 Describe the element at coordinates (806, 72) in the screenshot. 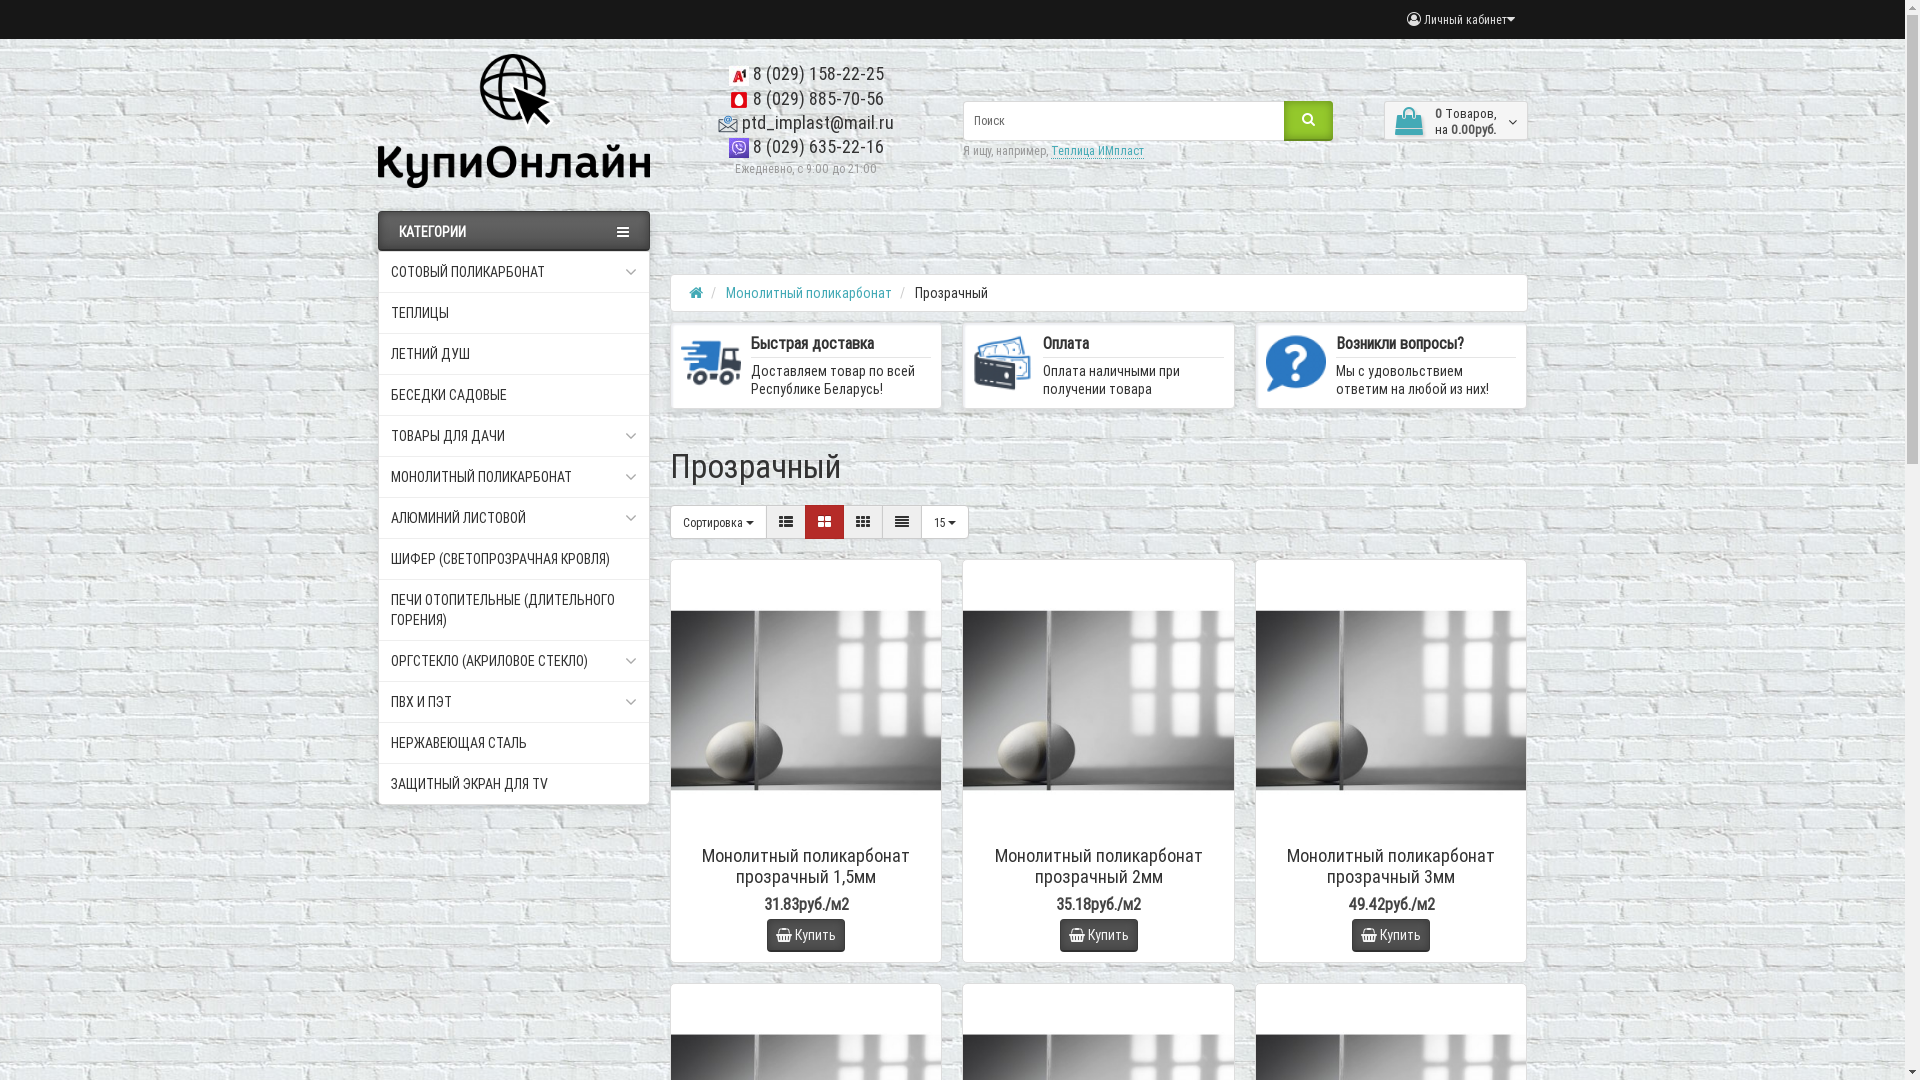

I see `'8 (029) 158-22-25'` at that location.